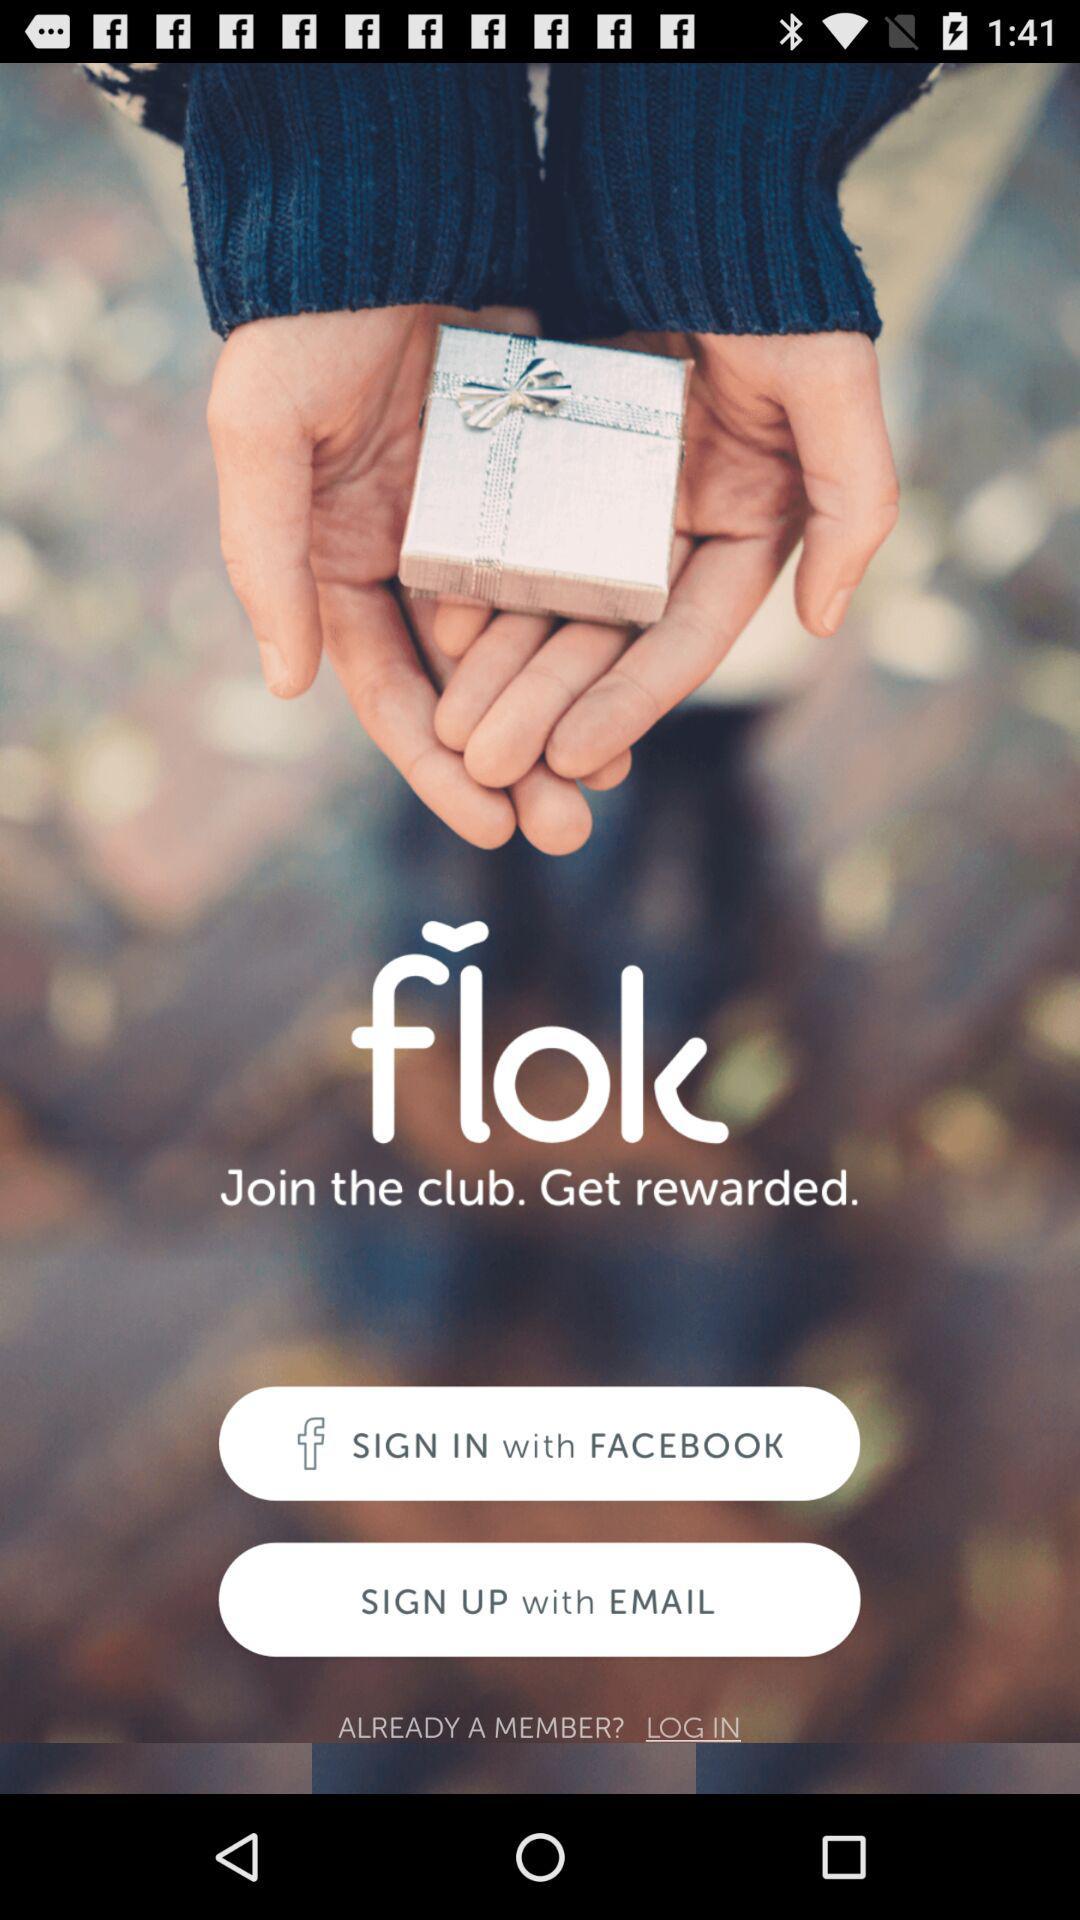 This screenshot has height=1920, width=1080. I want to click on sign up page, so click(538, 1602).